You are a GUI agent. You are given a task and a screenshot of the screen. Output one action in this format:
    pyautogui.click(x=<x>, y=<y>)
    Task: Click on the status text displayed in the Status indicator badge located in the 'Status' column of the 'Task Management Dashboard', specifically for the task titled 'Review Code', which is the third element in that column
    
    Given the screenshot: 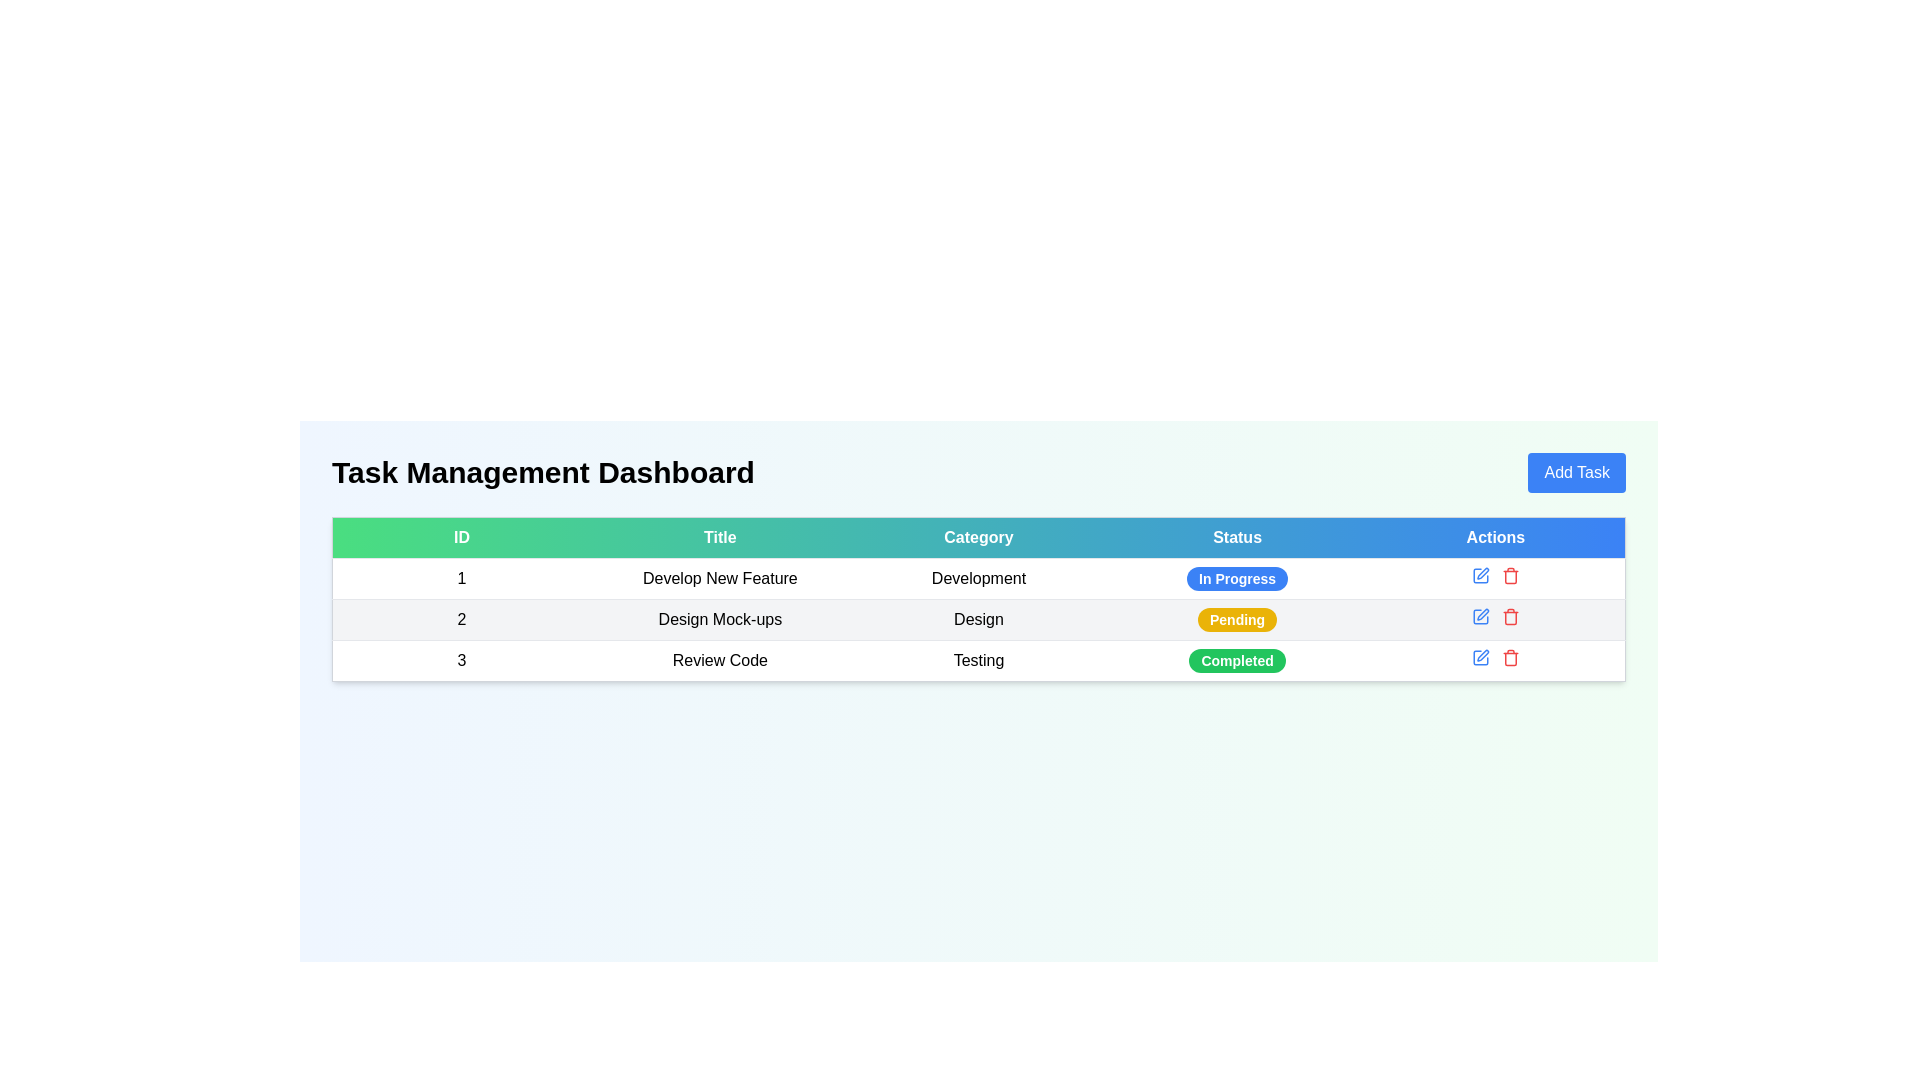 What is the action you would take?
    pyautogui.click(x=1236, y=660)
    